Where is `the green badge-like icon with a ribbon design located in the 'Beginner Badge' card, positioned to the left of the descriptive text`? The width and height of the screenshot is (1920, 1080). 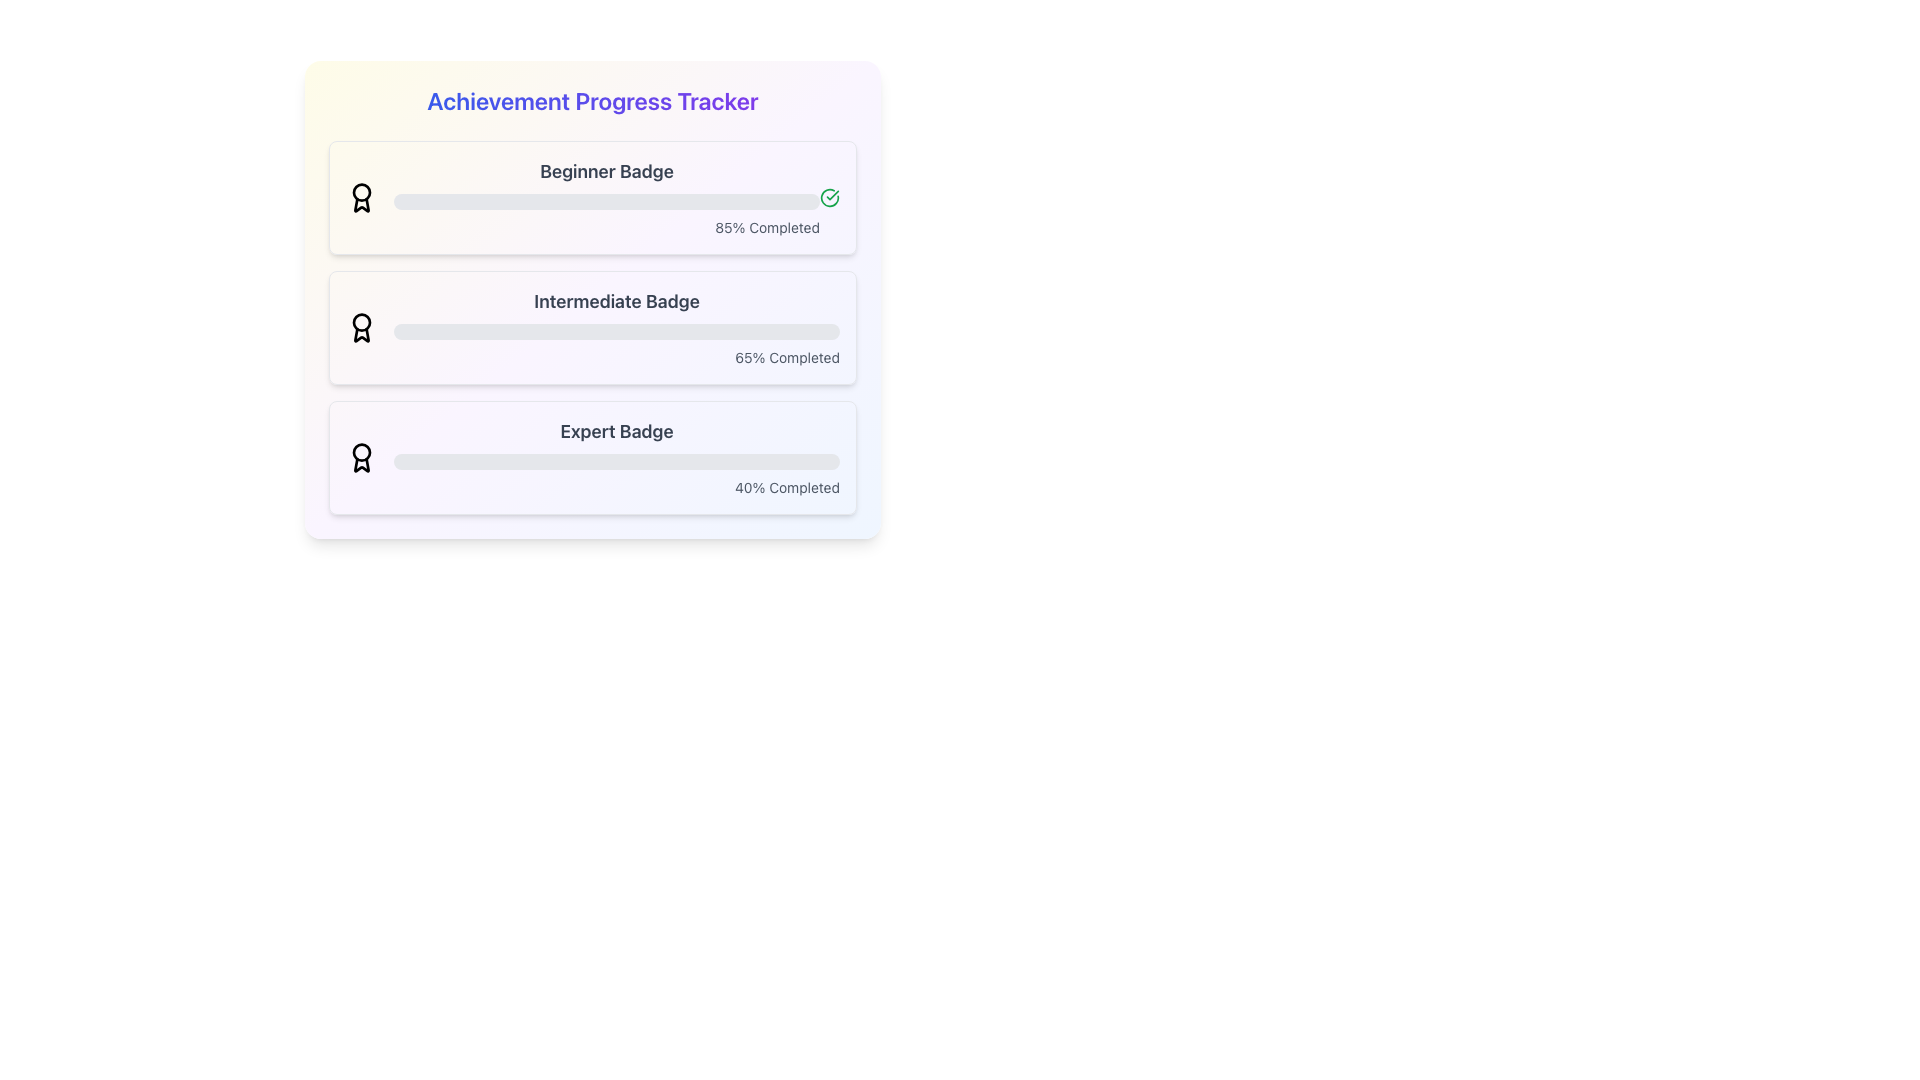 the green badge-like icon with a ribbon design located in the 'Beginner Badge' card, positioned to the left of the descriptive text is located at coordinates (361, 197).